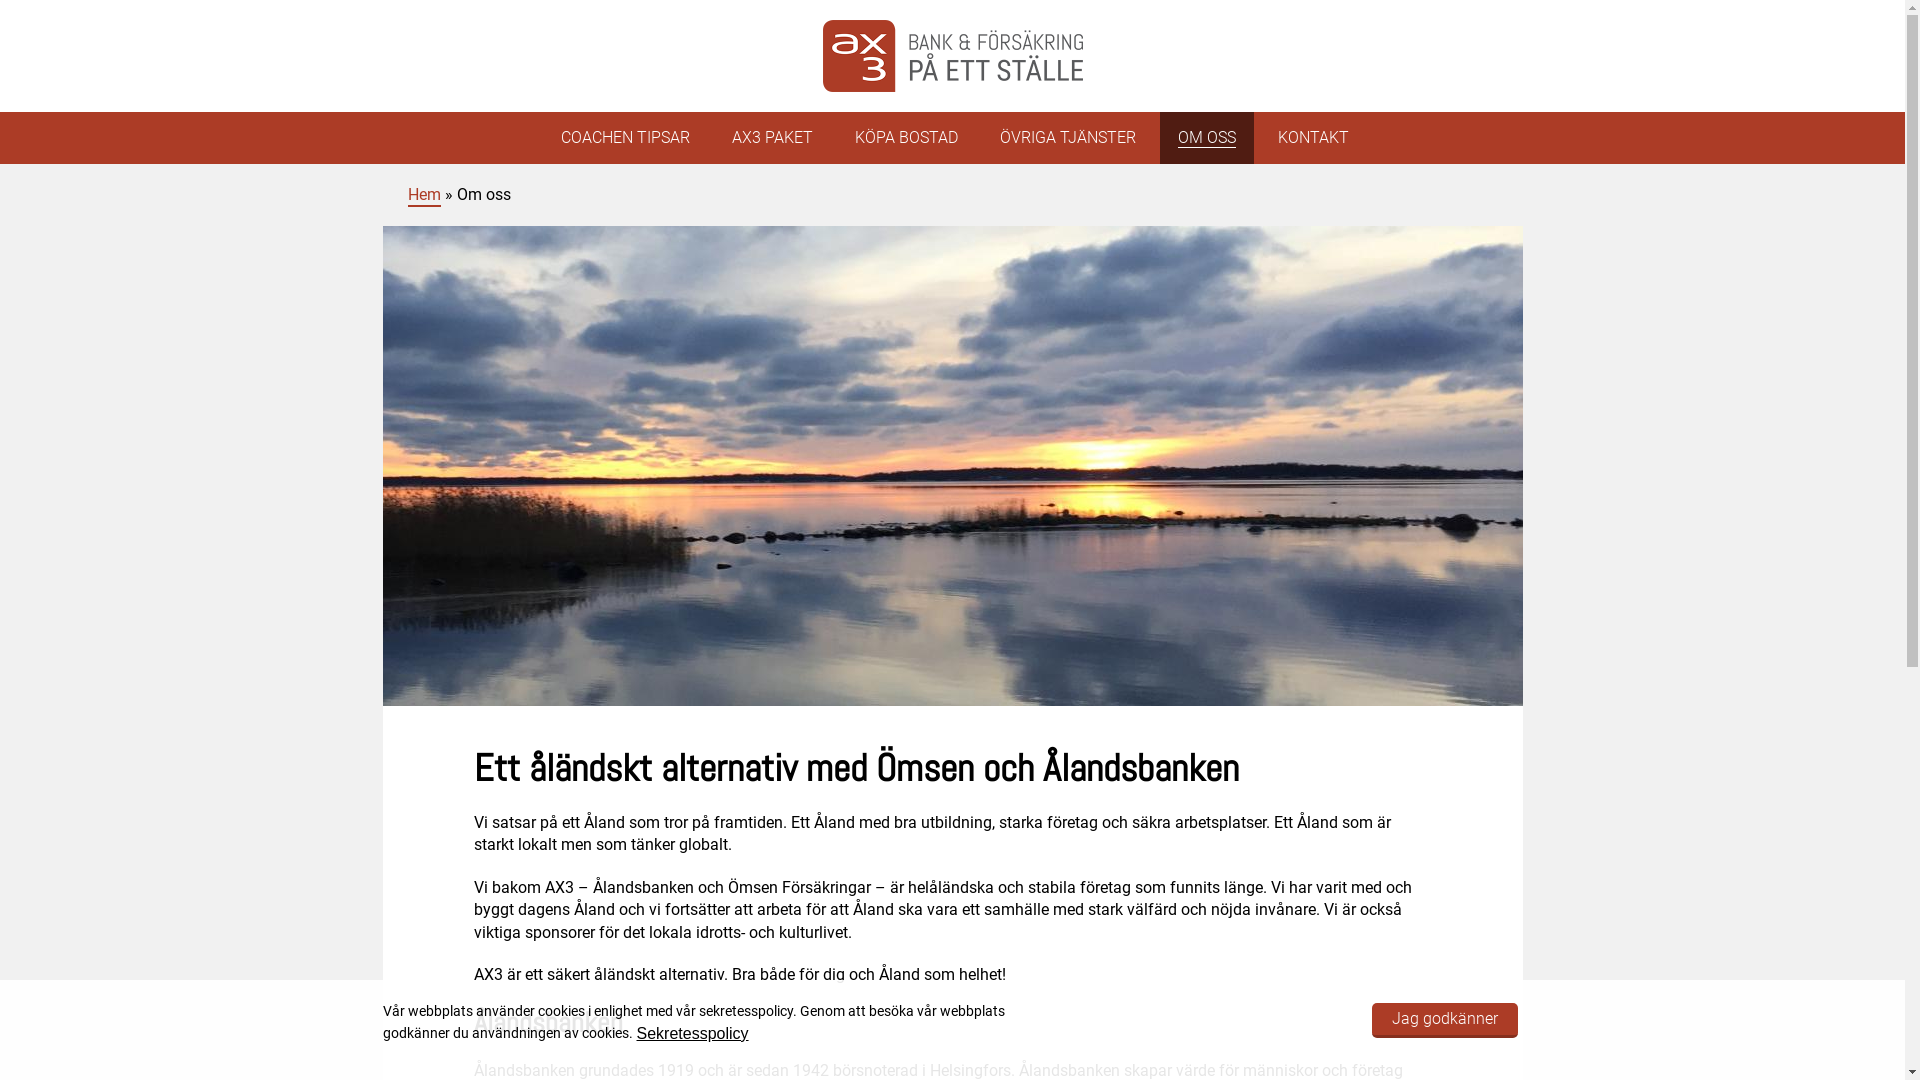 This screenshot has height=1080, width=1920. What do you see at coordinates (1313, 137) in the screenshot?
I see `'KONTAKT'` at bounding box center [1313, 137].